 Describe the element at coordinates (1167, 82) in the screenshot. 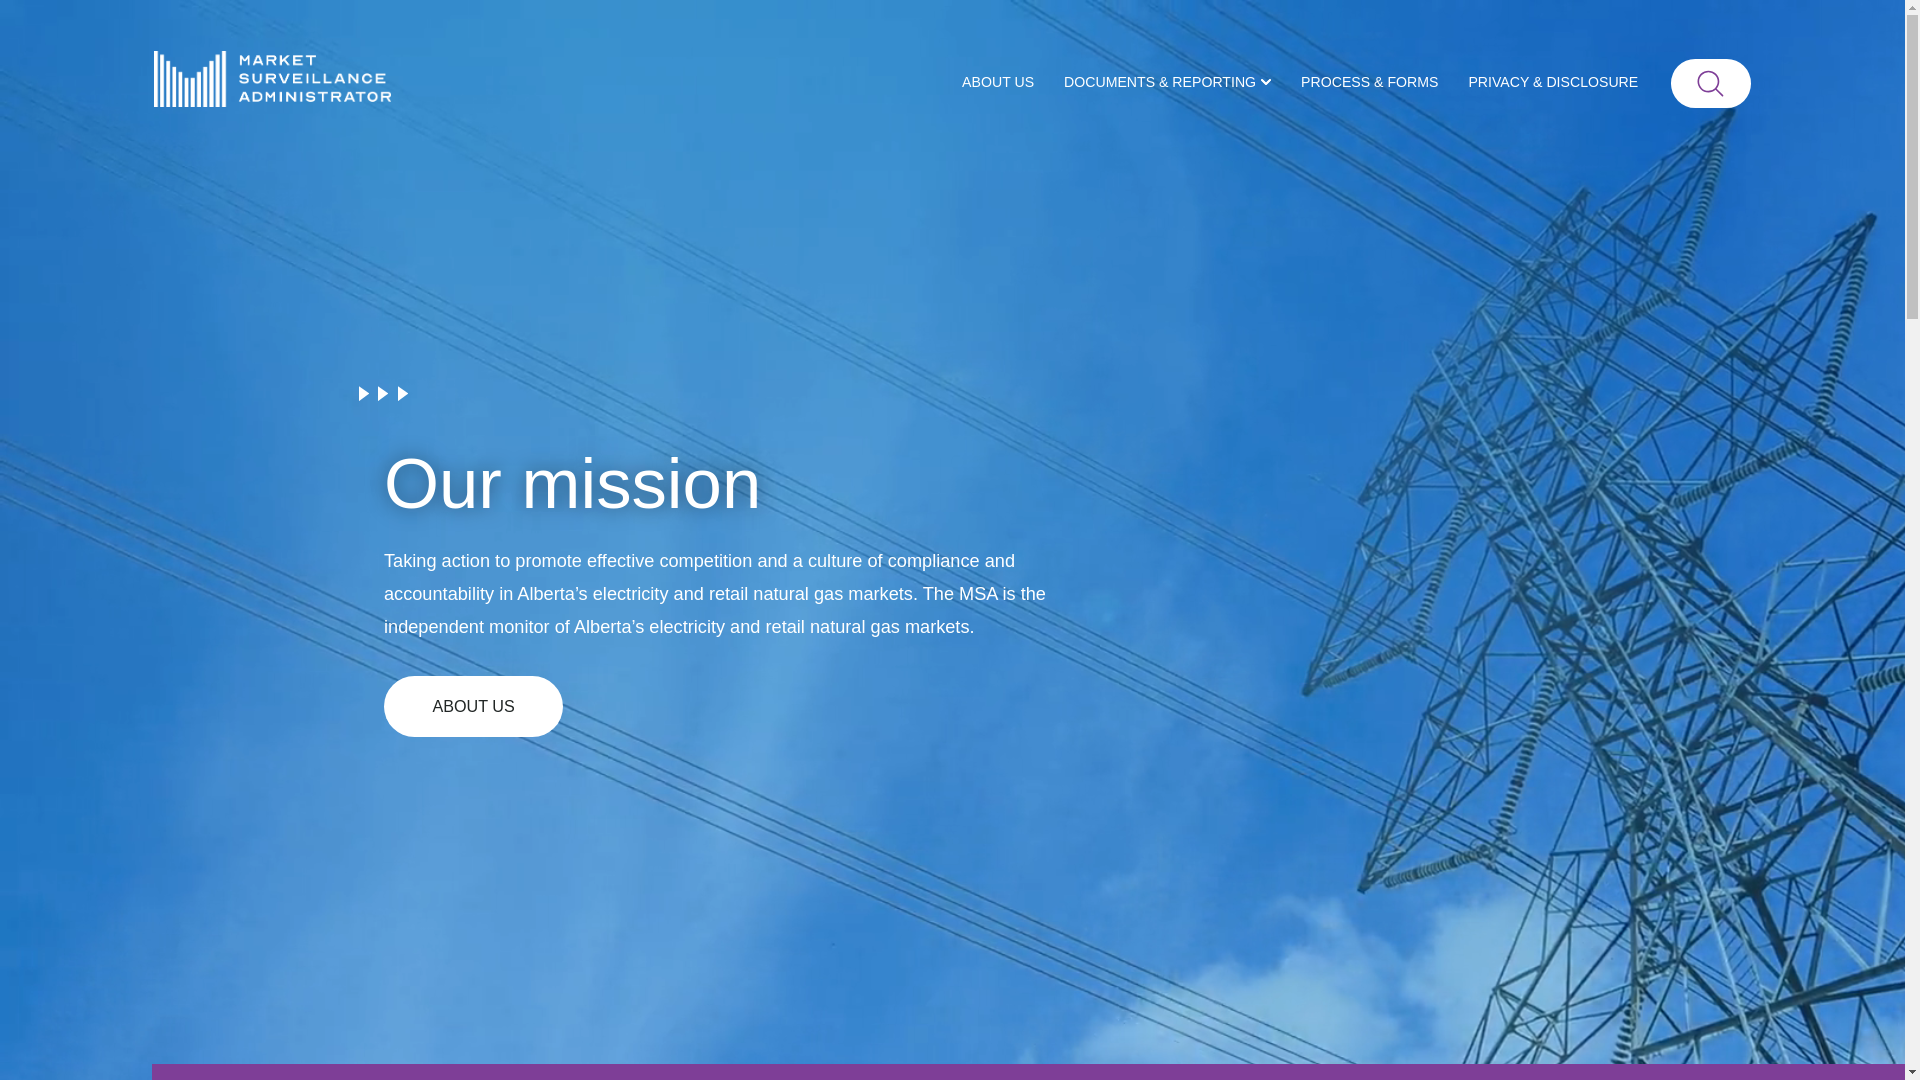

I see `'DOCUMENTS & REPORTING'` at that location.